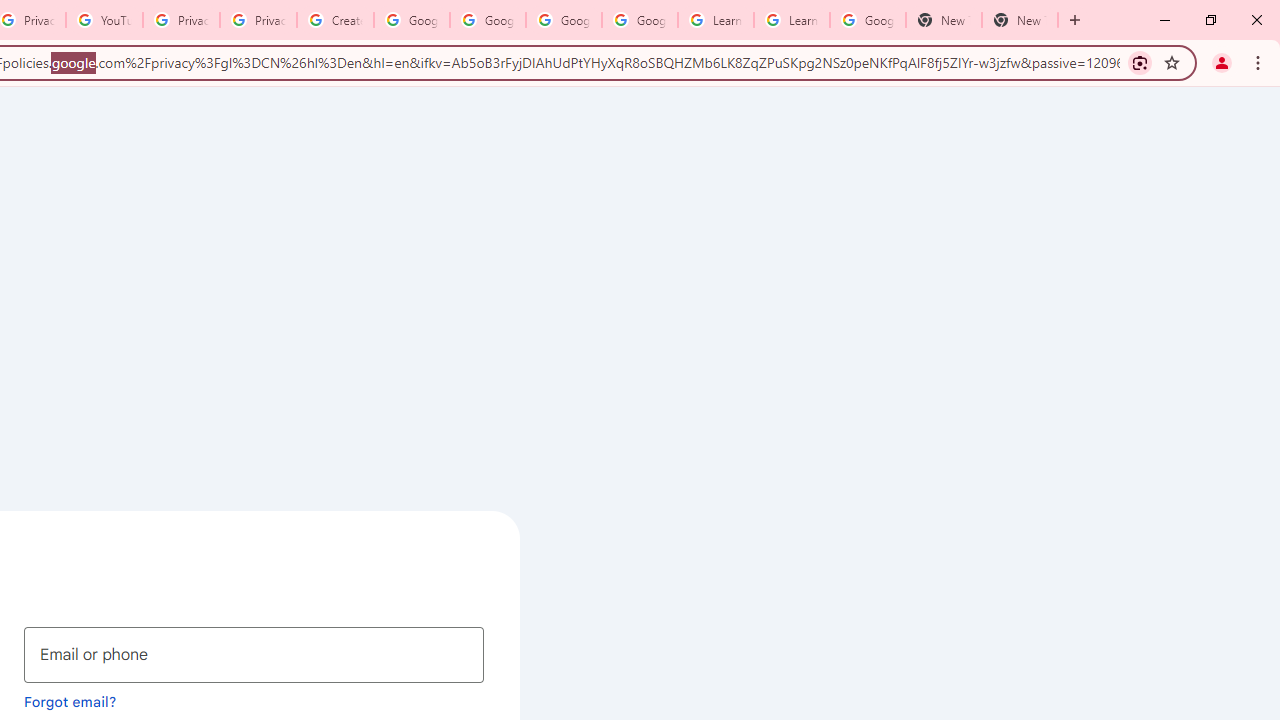  What do you see at coordinates (1020, 20) in the screenshot?
I see `'New Tab'` at bounding box center [1020, 20].